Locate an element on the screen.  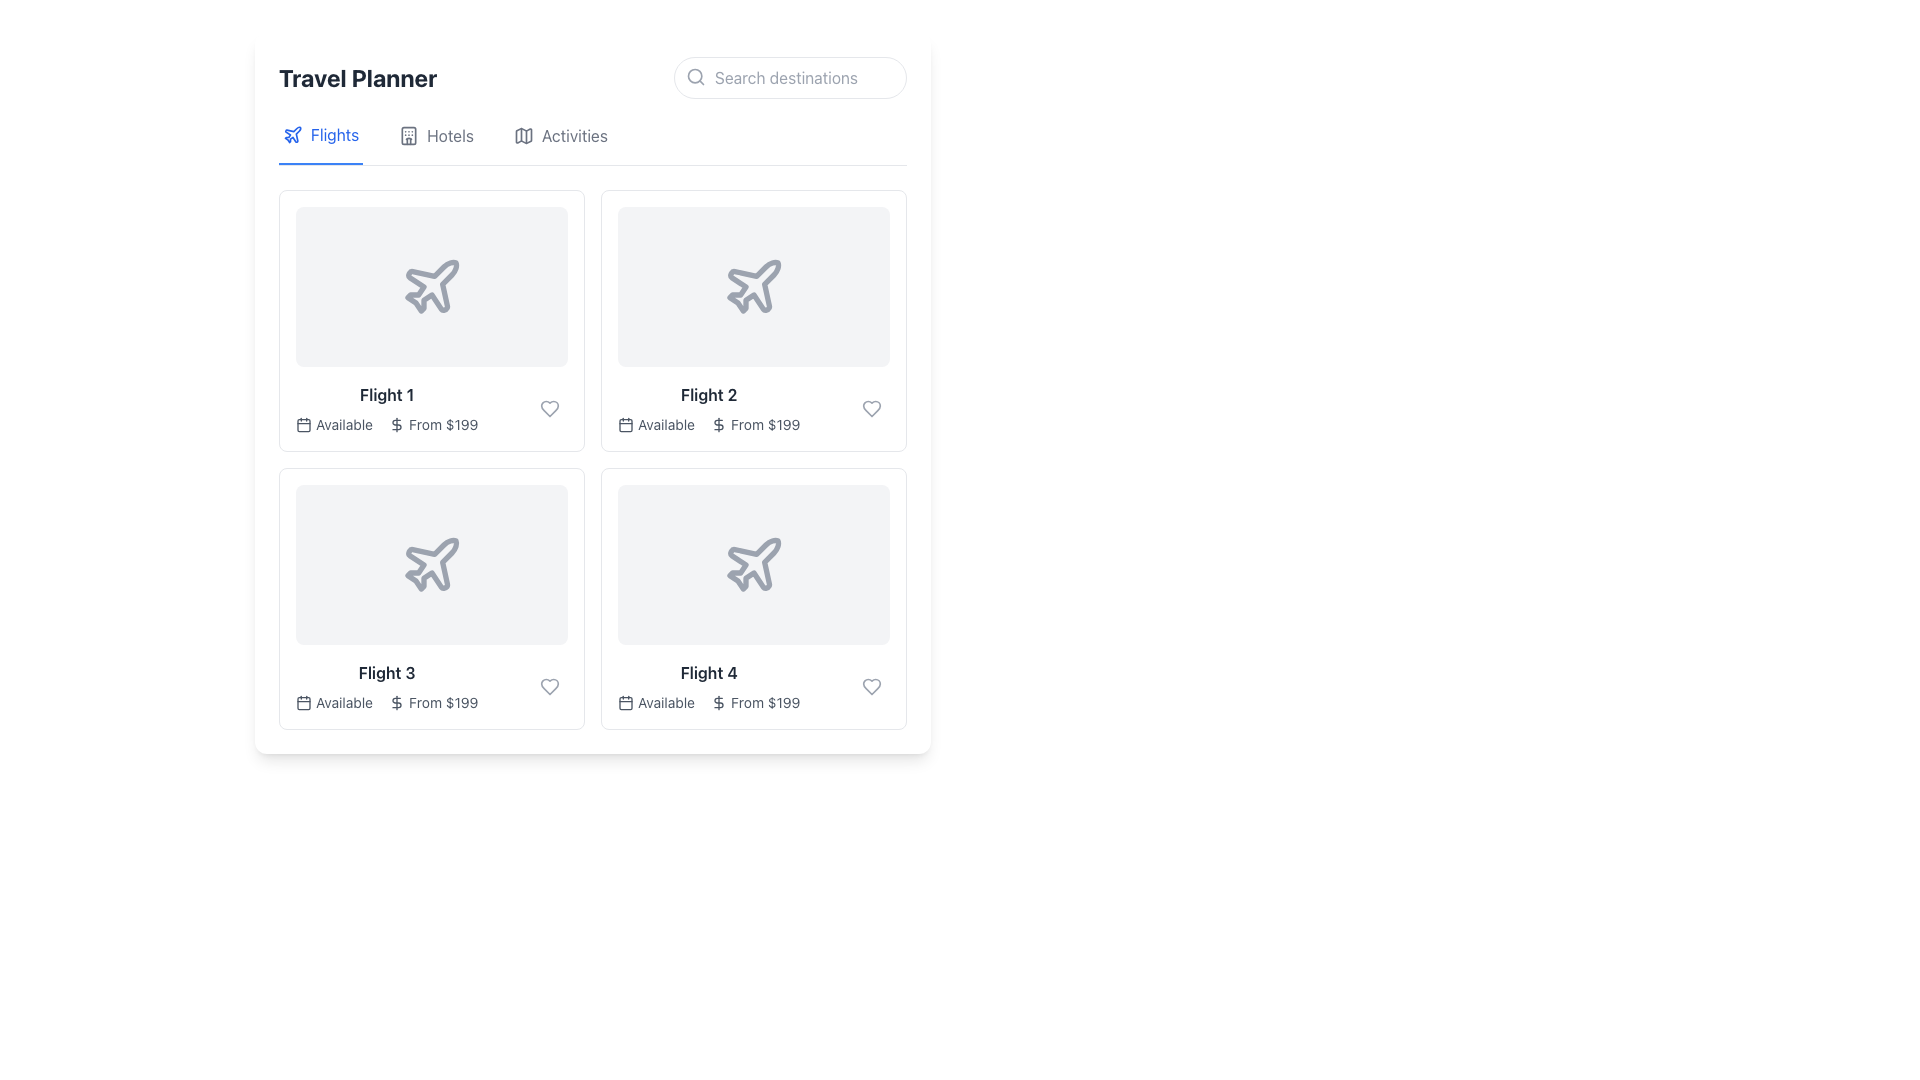
'Available' label with the calendar icon located in the 'Flight 2' card, positioned below the flight preview image and title, and above the pricing information is located at coordinates (656, 423).